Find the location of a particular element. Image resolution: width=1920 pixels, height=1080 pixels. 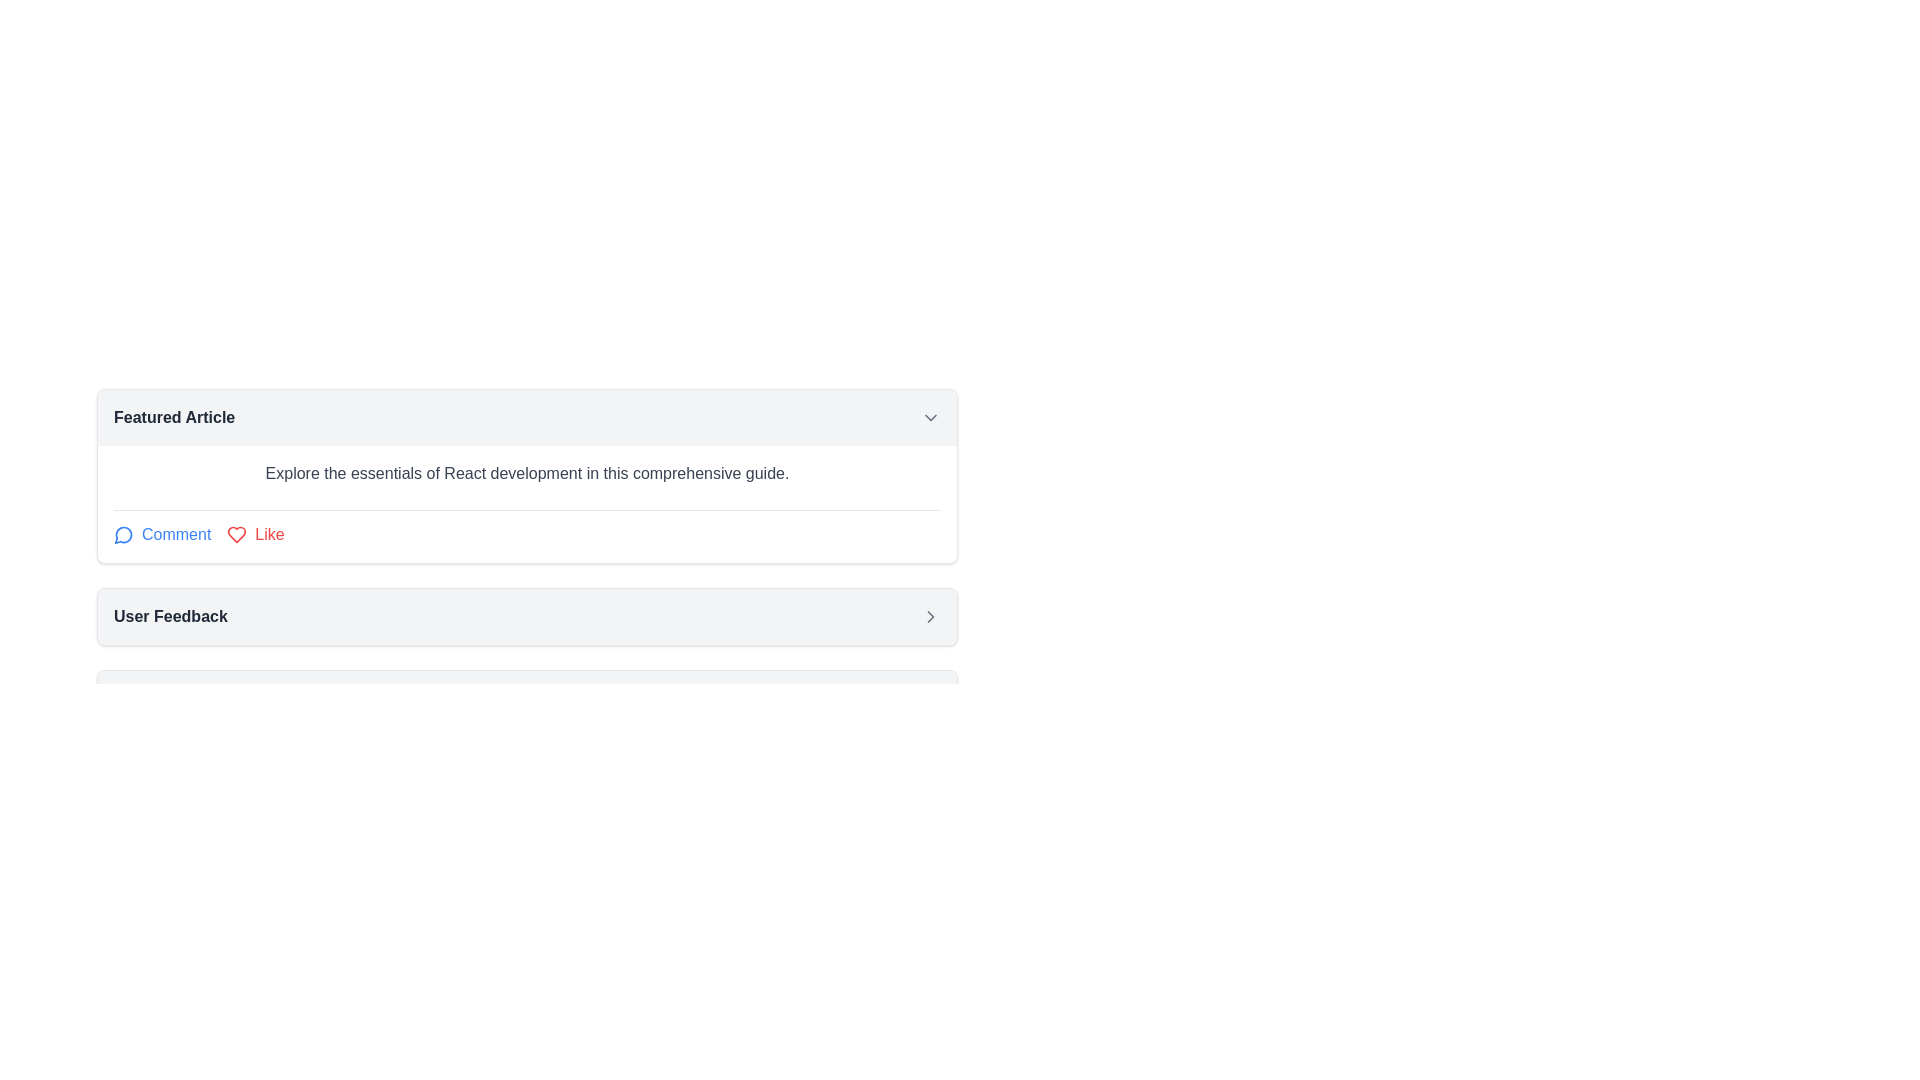

the comment-related SVG icon located in the bottom-left of the 'Comment' section, adjacent to the 'Like' button is located at coordinates (122, 534).